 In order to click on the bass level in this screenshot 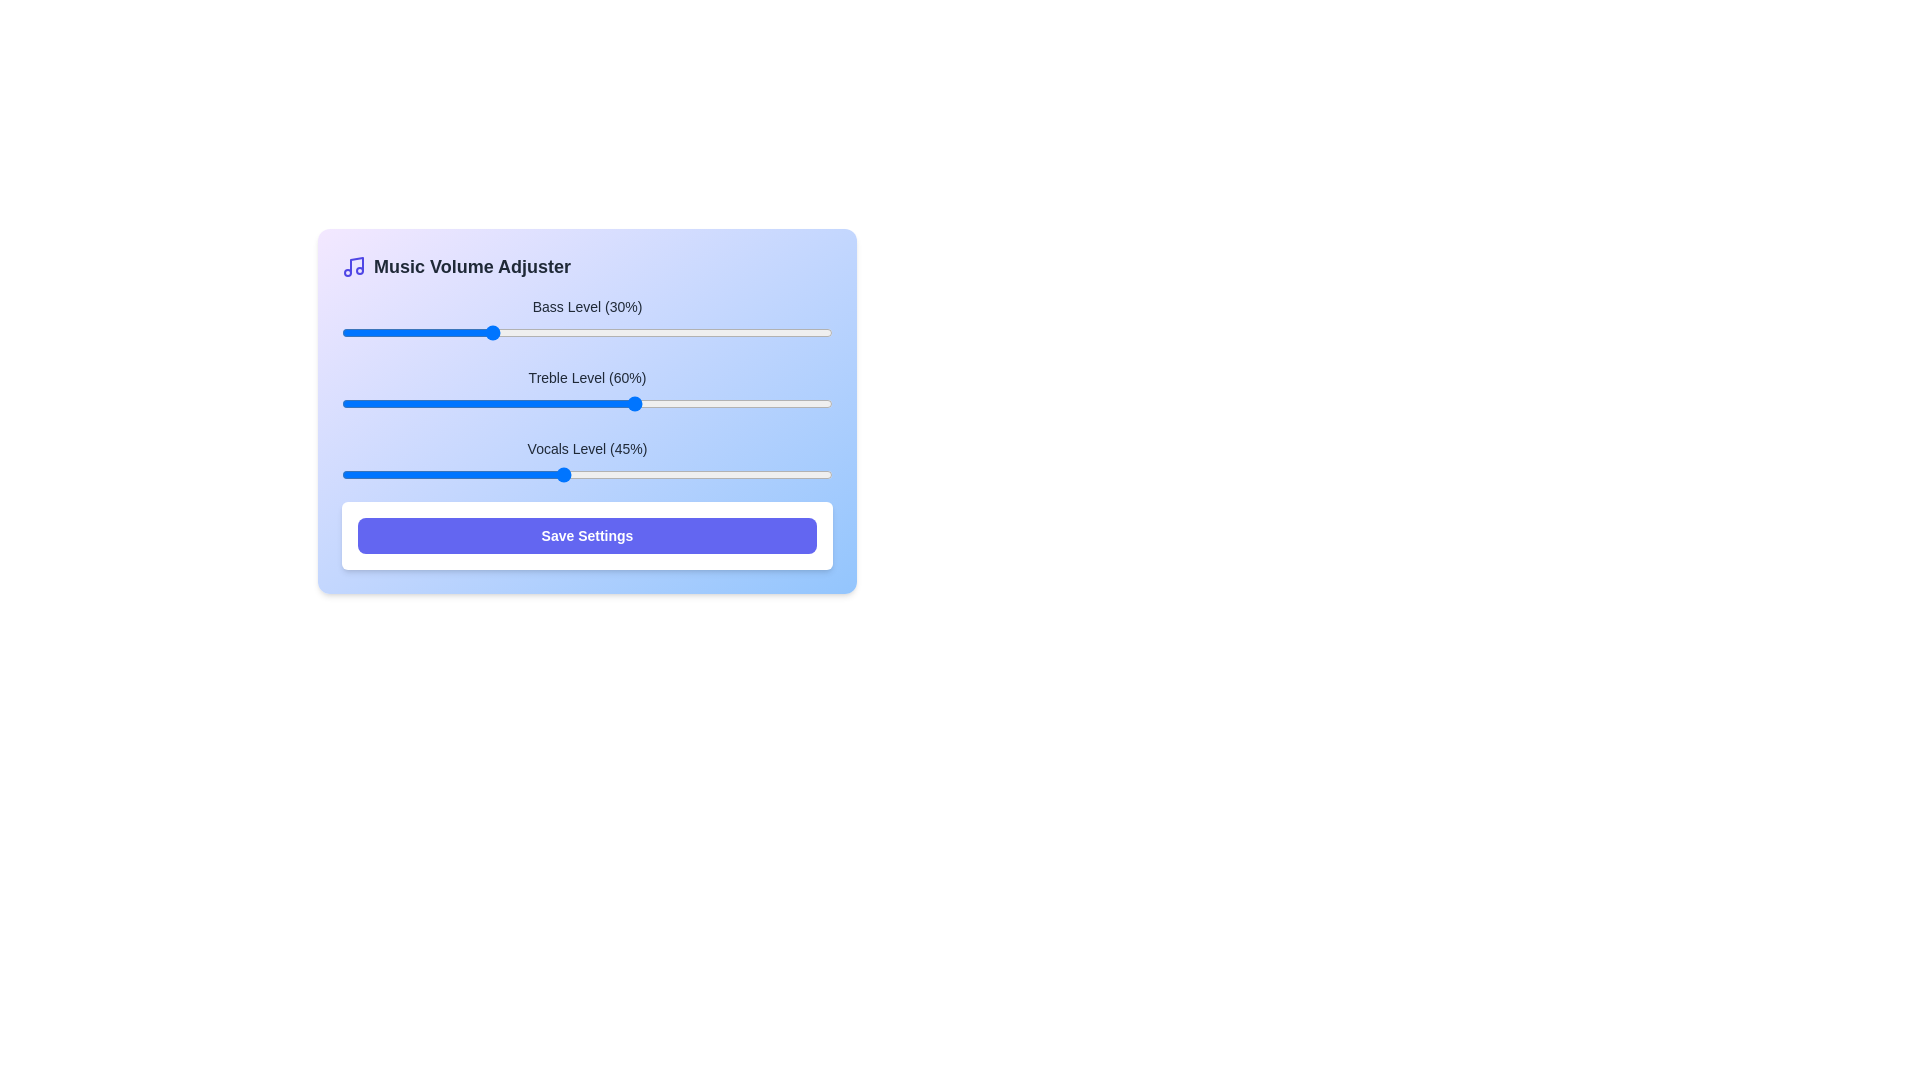, I will do `click(513, 331)`.